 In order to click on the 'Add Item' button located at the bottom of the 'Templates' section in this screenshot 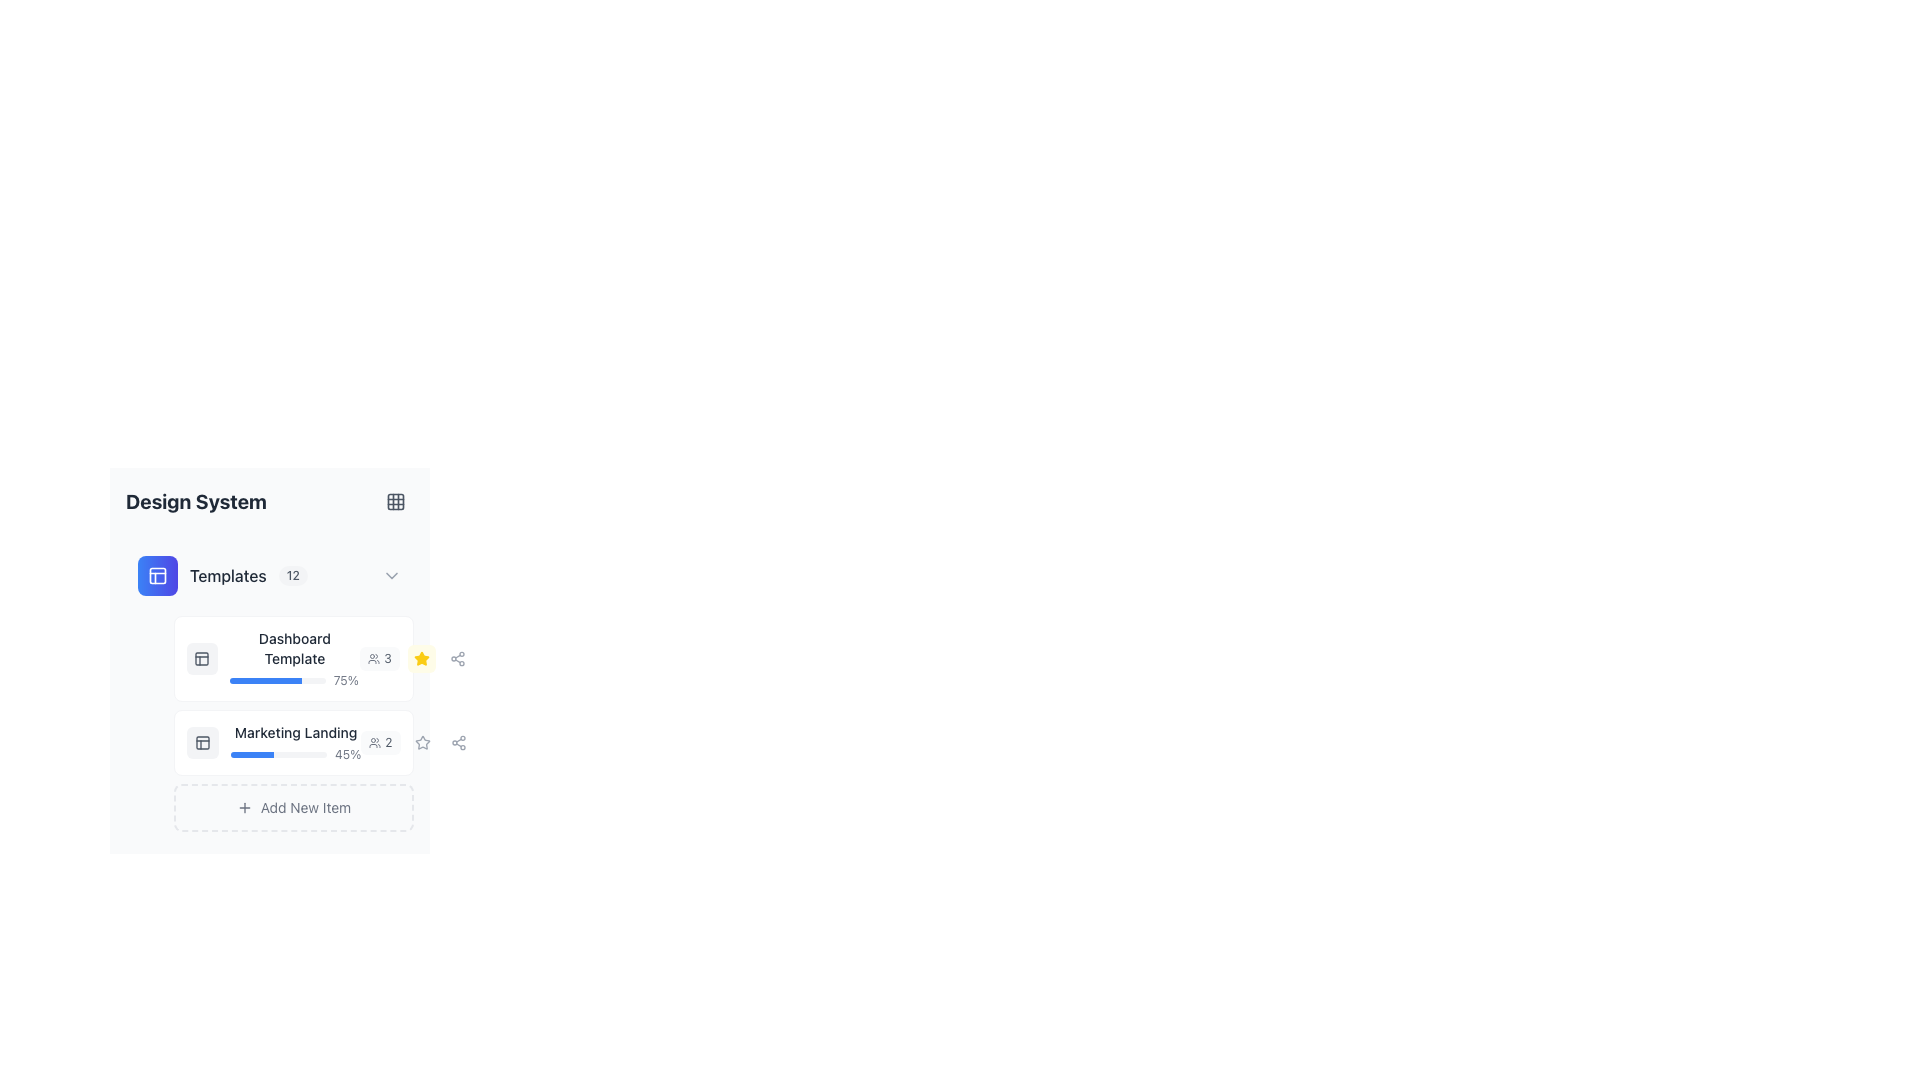, I will do `click(292, 806)`.